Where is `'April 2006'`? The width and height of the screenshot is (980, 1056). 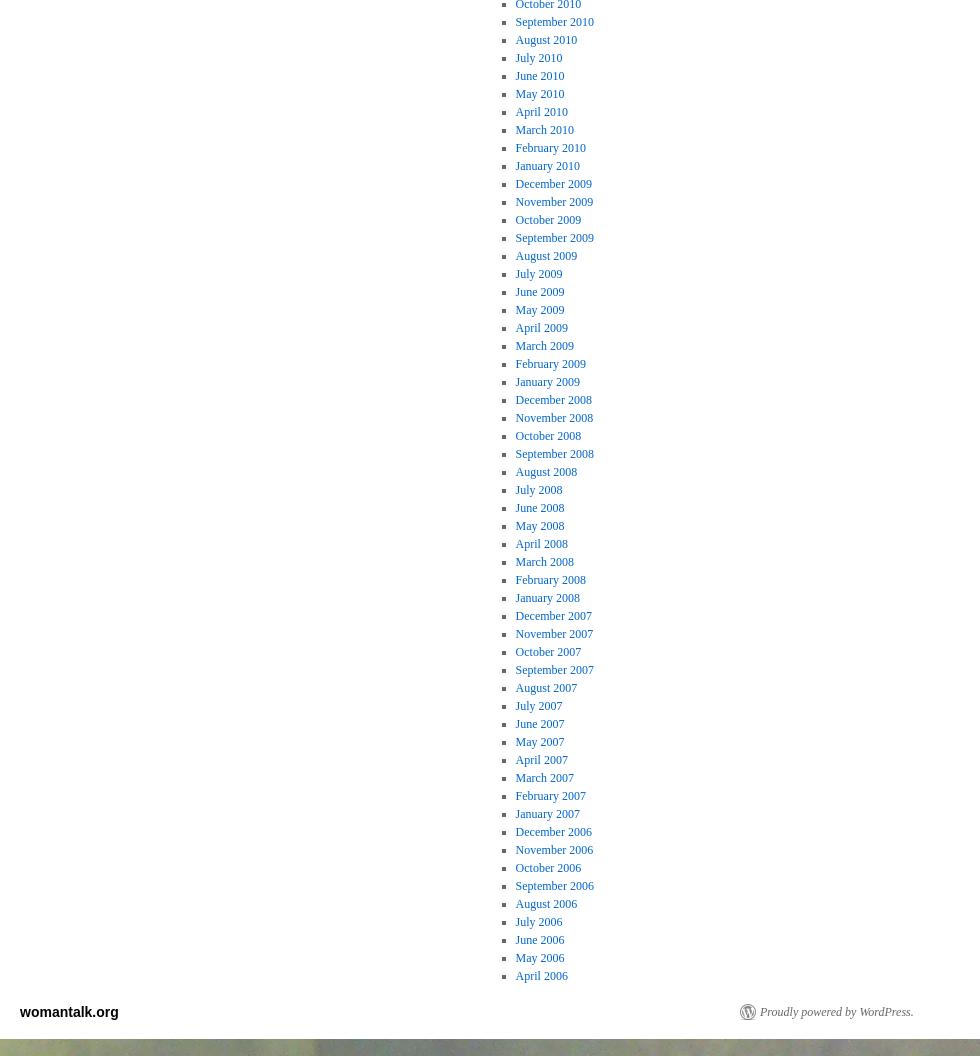
'April 2006' is located at coordinates (514, 975).